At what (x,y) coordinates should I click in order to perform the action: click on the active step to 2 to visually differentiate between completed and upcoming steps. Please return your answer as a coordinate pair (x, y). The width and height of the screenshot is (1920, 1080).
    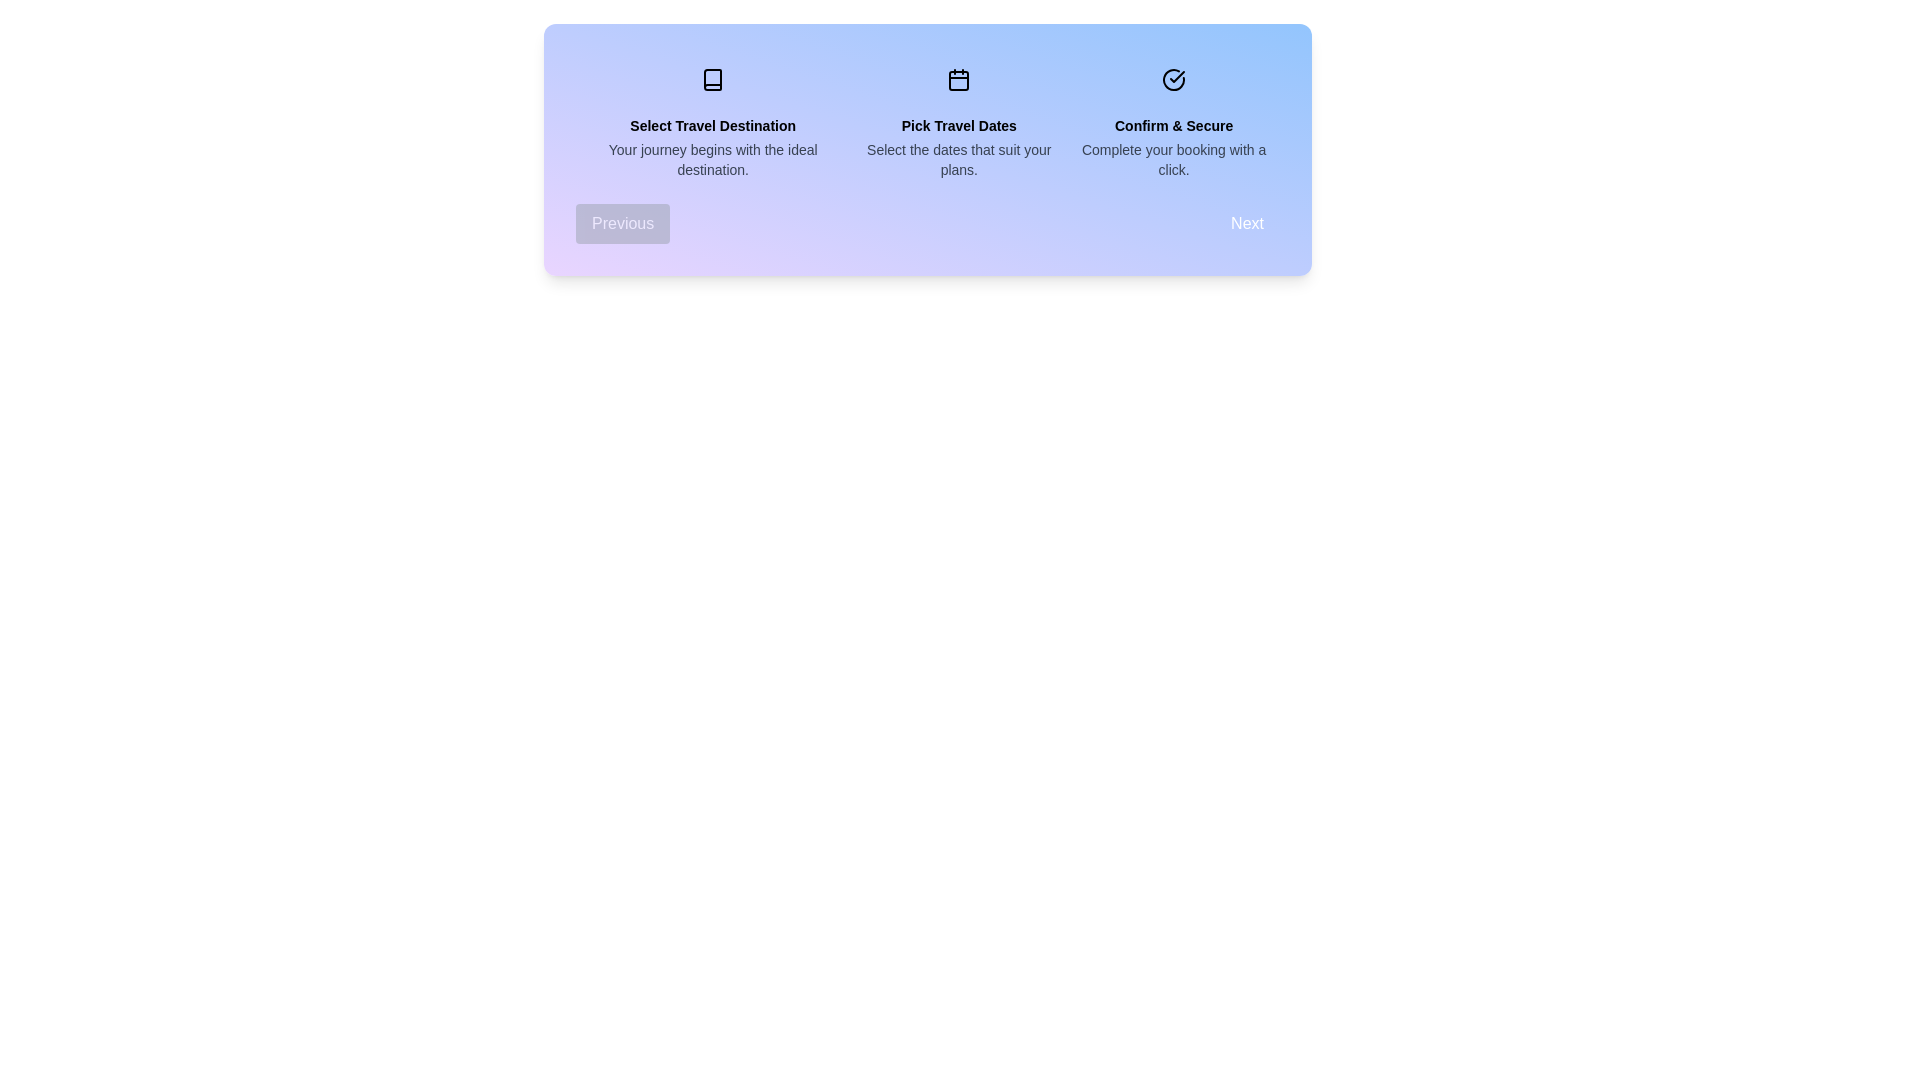
    Looking at the image, I should click on (1174, 79).